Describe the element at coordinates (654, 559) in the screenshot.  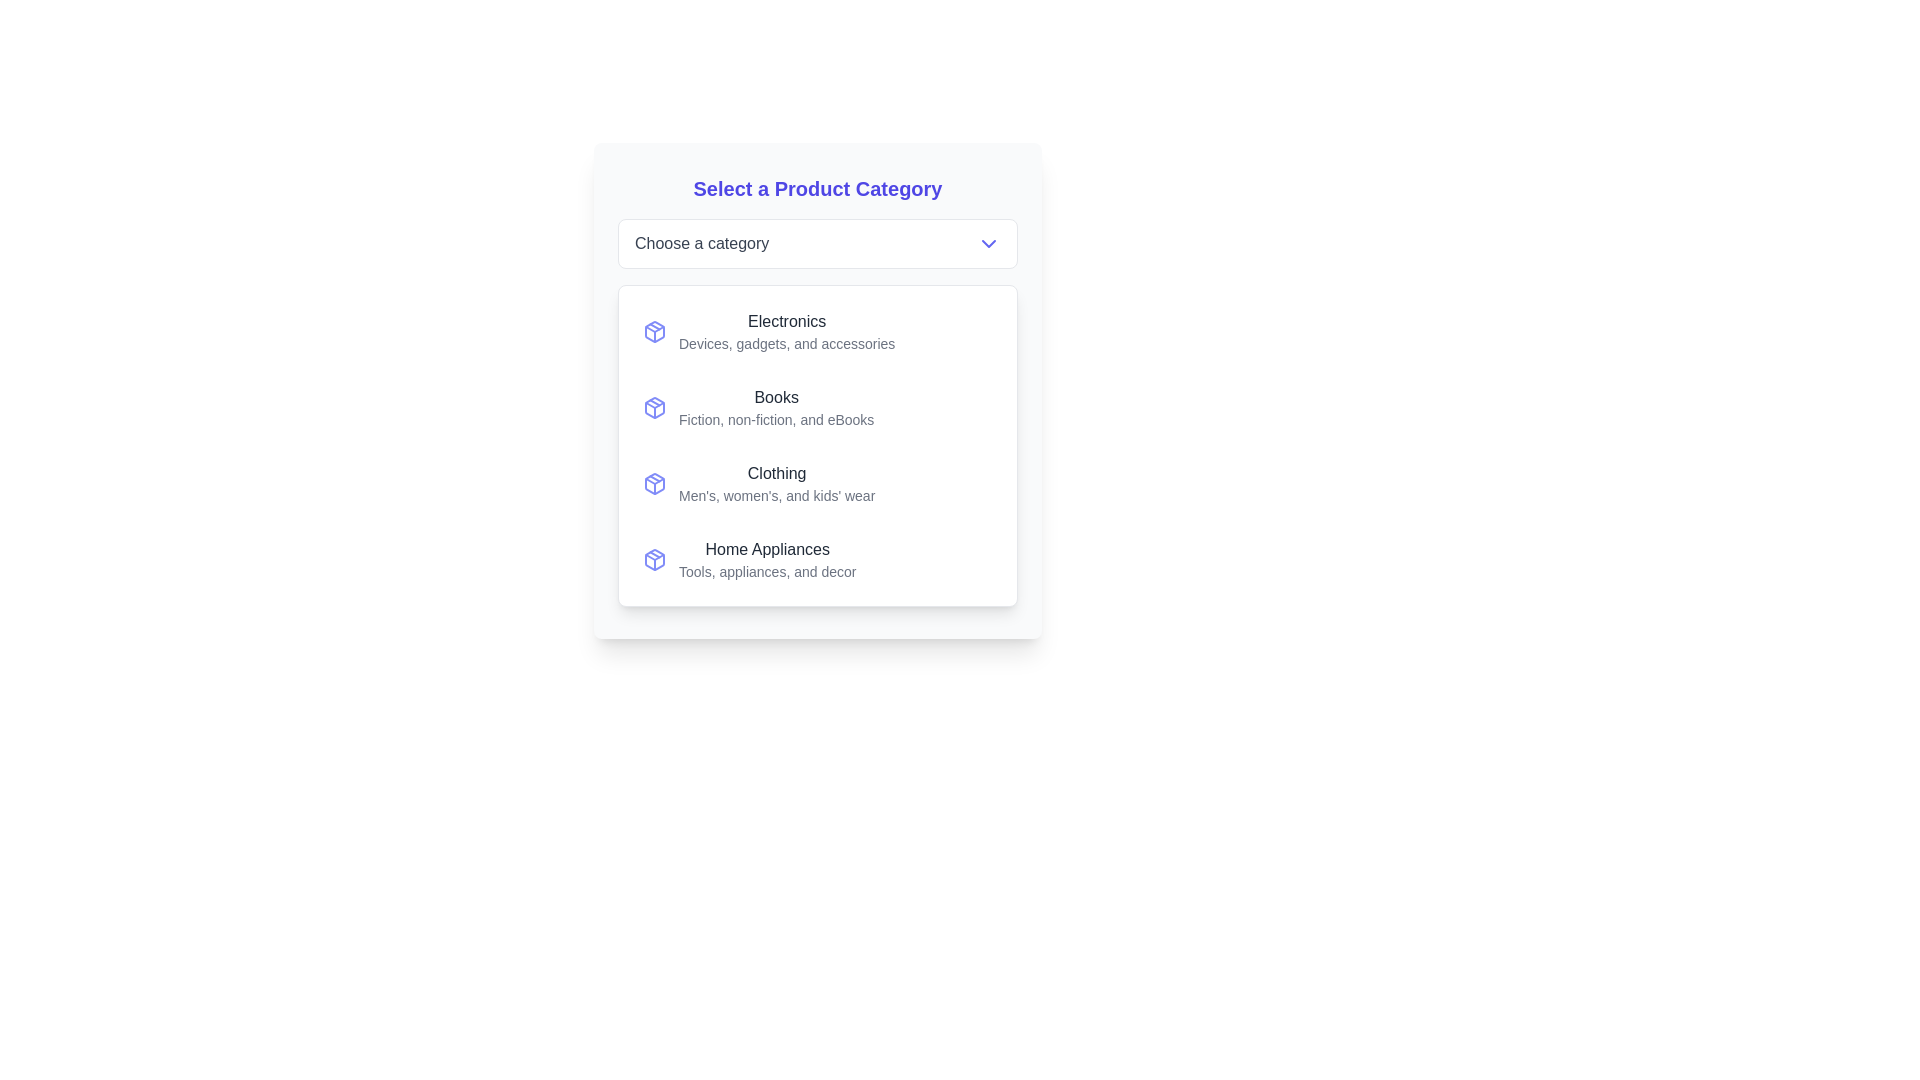
I see `the 'Home Appliances' icon` at that location.